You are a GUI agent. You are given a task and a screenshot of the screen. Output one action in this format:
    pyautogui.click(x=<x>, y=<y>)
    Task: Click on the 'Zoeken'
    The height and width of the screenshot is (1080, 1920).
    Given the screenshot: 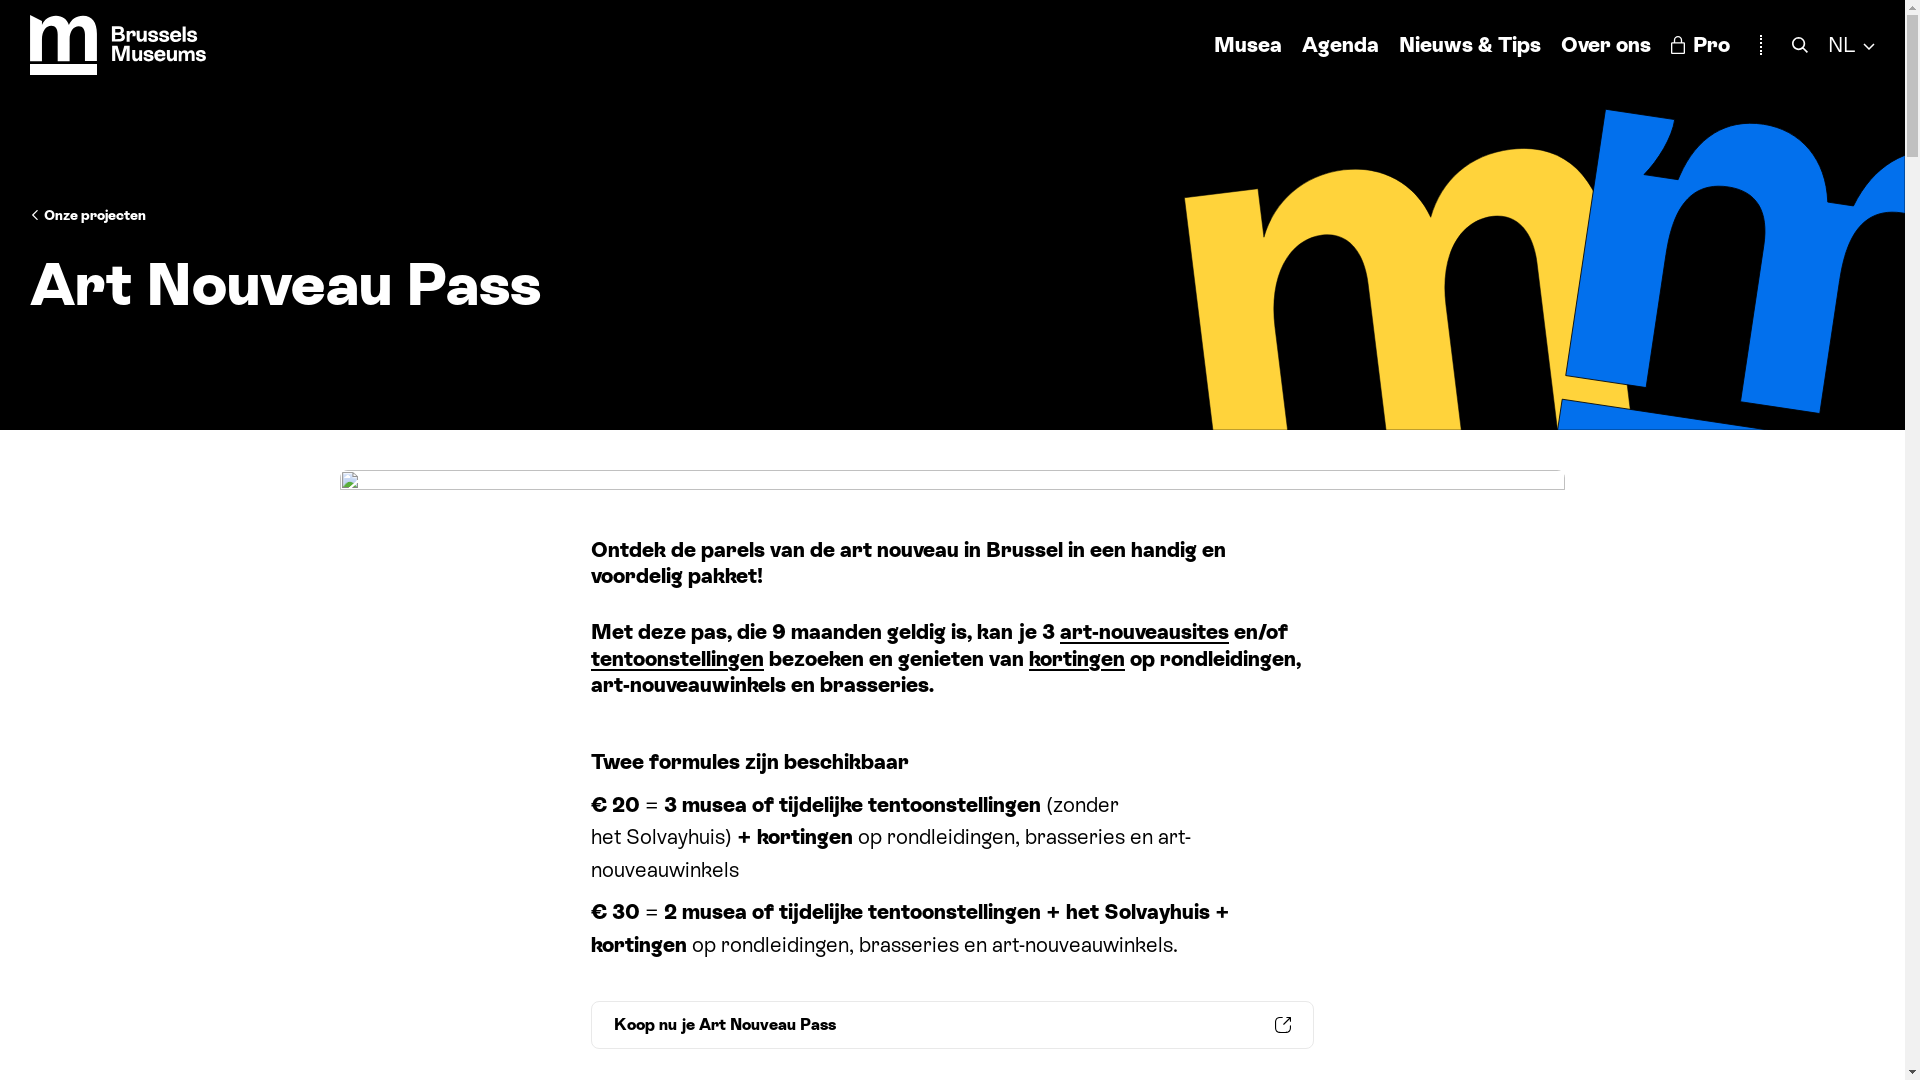 What is the action you would take?
    pyautogui.click(x=1800, y=44)
    